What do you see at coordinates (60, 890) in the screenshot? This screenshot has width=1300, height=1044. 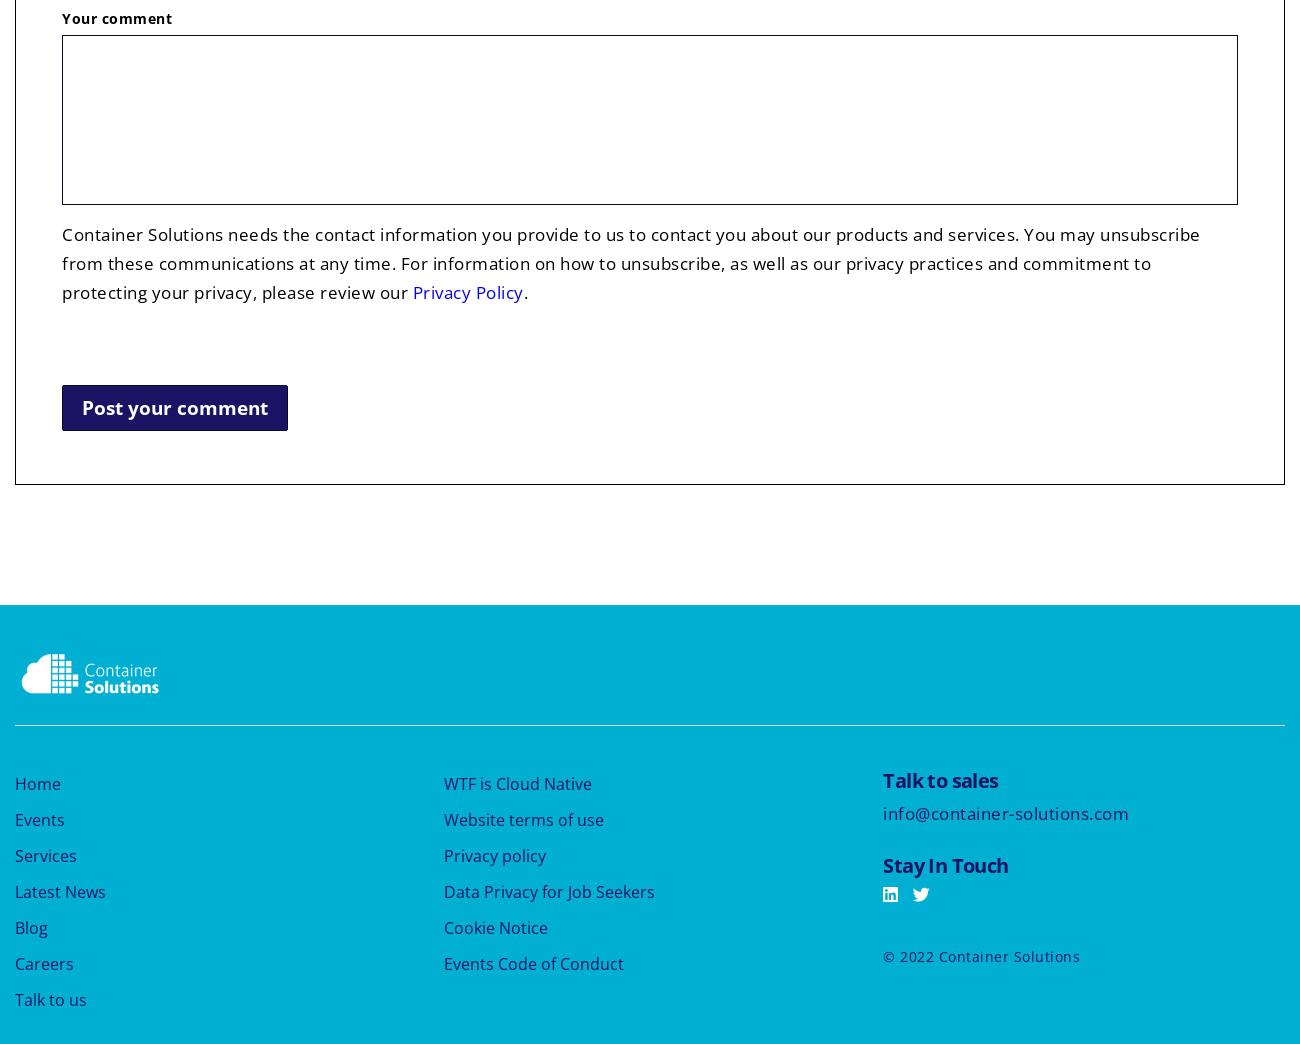 I see `'Latest News'` at bounding box center [60, 890].